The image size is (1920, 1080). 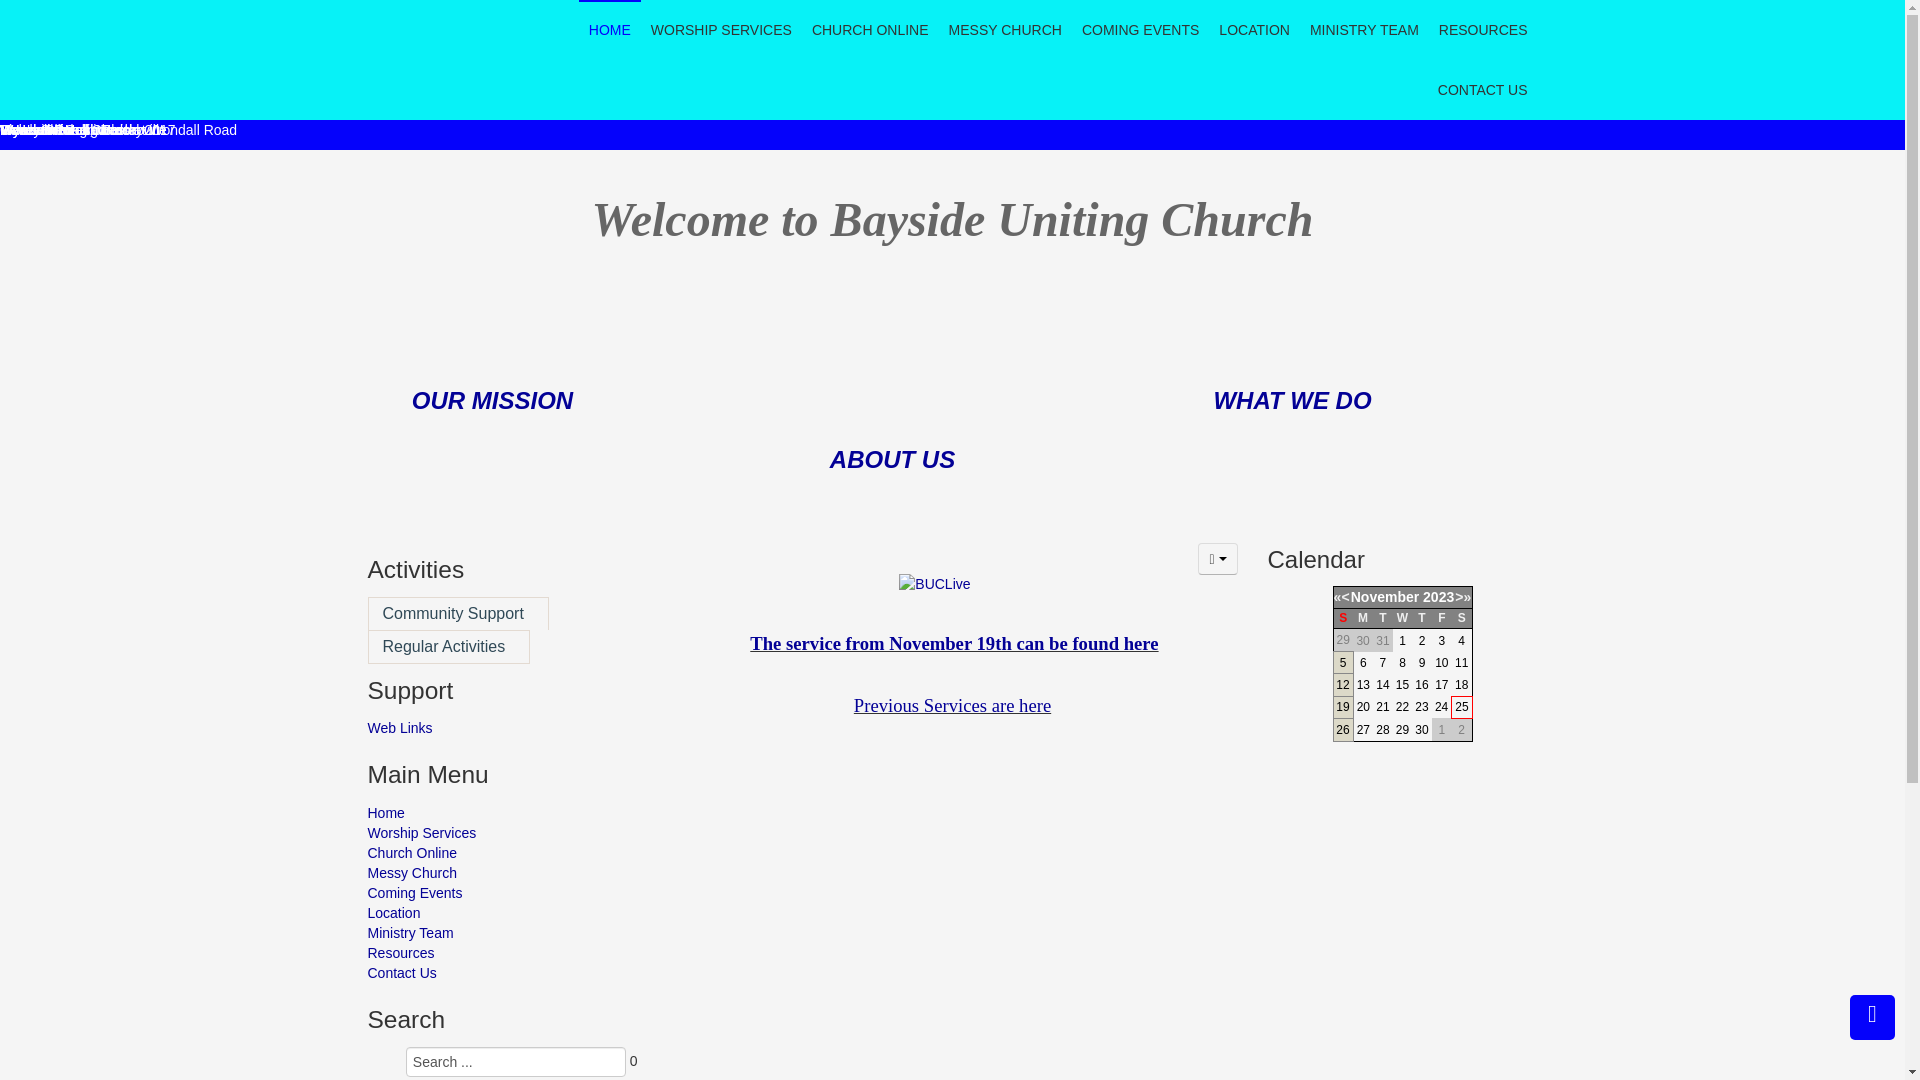 I want to click on '20', so click(x=1362, y=705).